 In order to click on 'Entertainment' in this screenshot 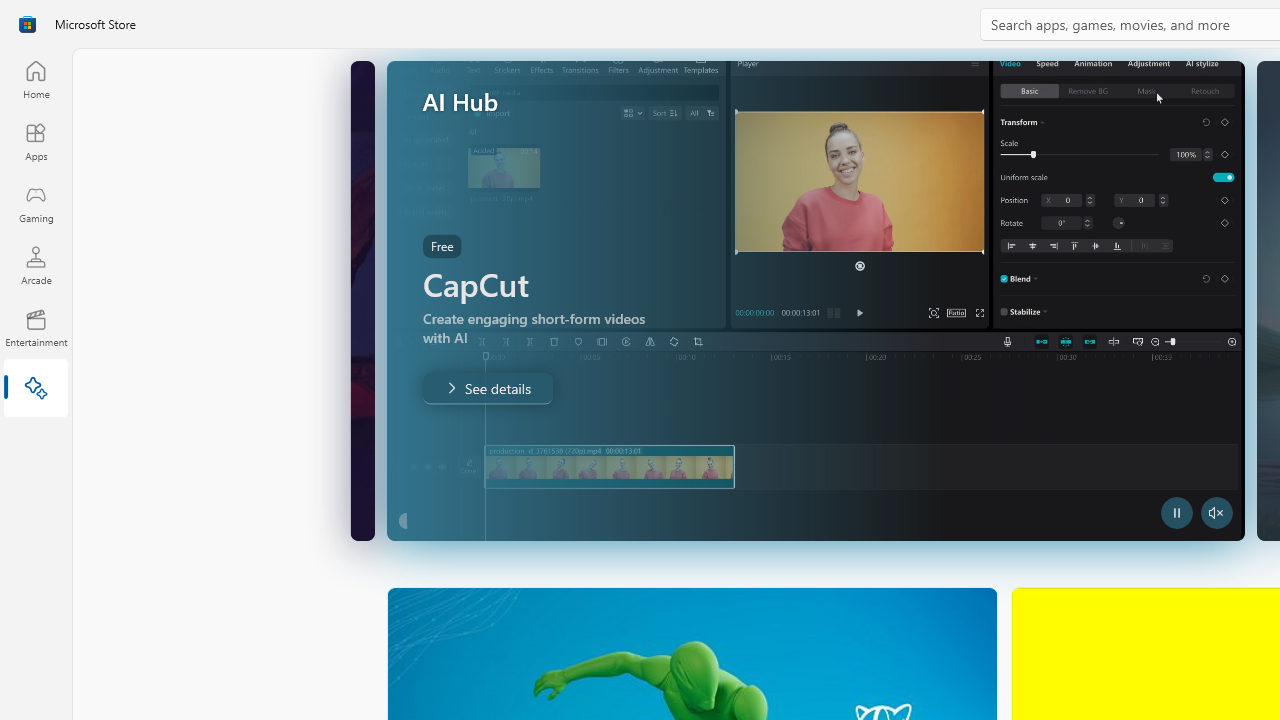, I will do `click(35, 326)`.